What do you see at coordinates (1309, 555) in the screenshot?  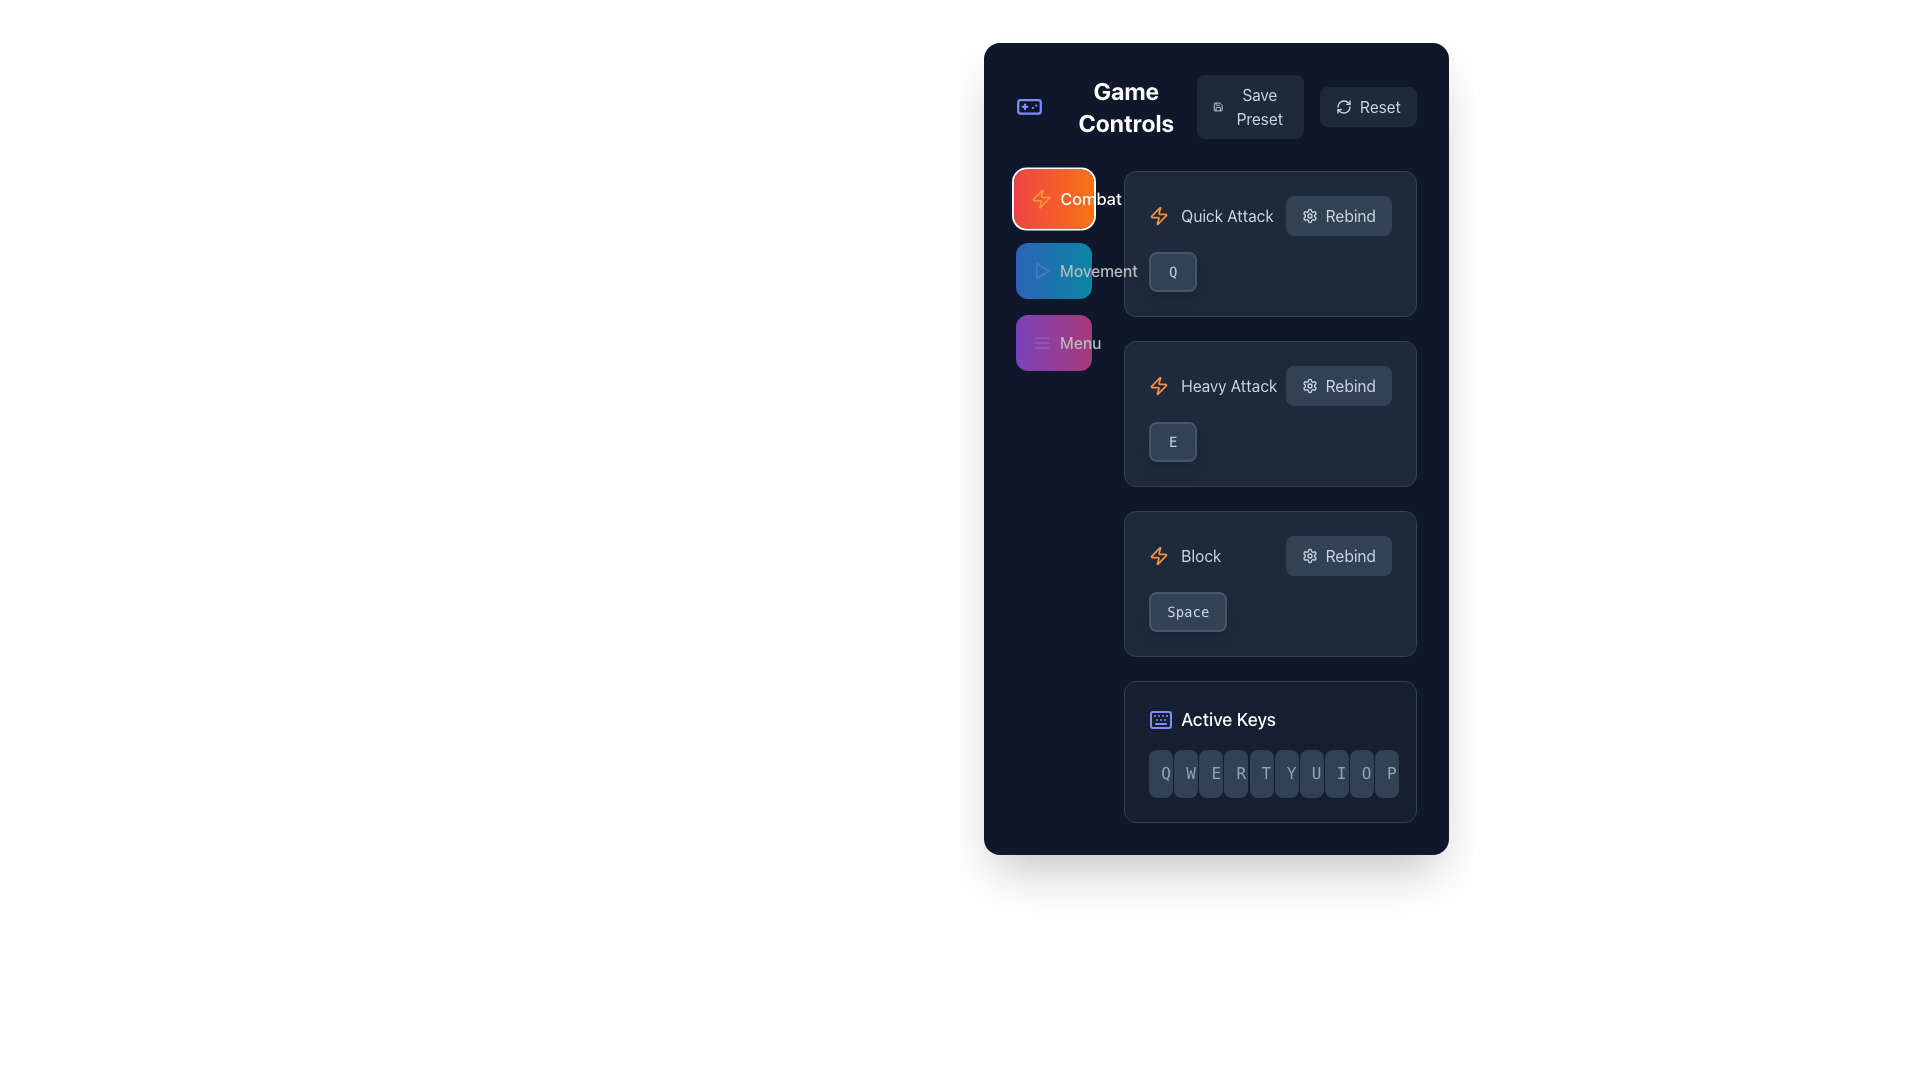 I see `the settings icon located at the right end of the 'Rebind' button in the control settings interface` at bounding box center [1309, 555].